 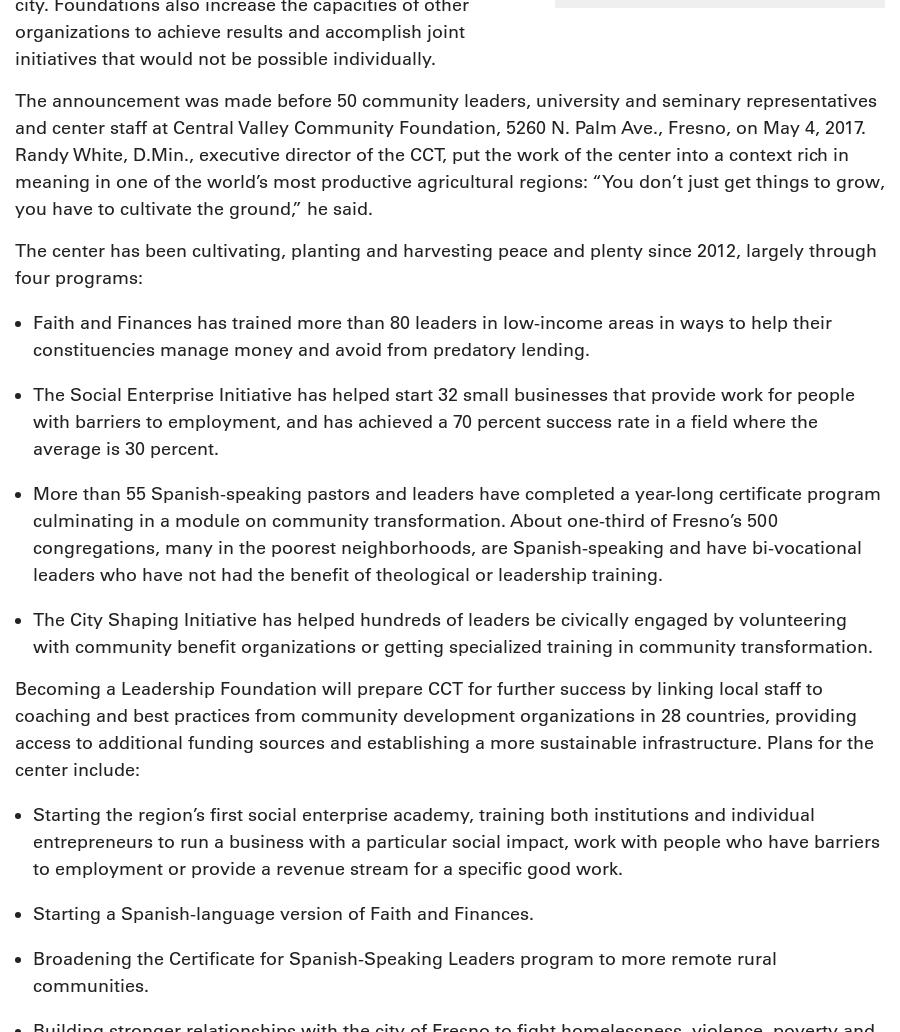 What do you see at coordinates (455, 842) in the screenshot?
I see `'Starting the region’s first social enterprise academy, training both institutions and individual entrepreneurs to run a business with a particular social impact, work with people who have barriers to employment or provide a revenue stream for a specific good work.'` at bounding box center [455, 842].